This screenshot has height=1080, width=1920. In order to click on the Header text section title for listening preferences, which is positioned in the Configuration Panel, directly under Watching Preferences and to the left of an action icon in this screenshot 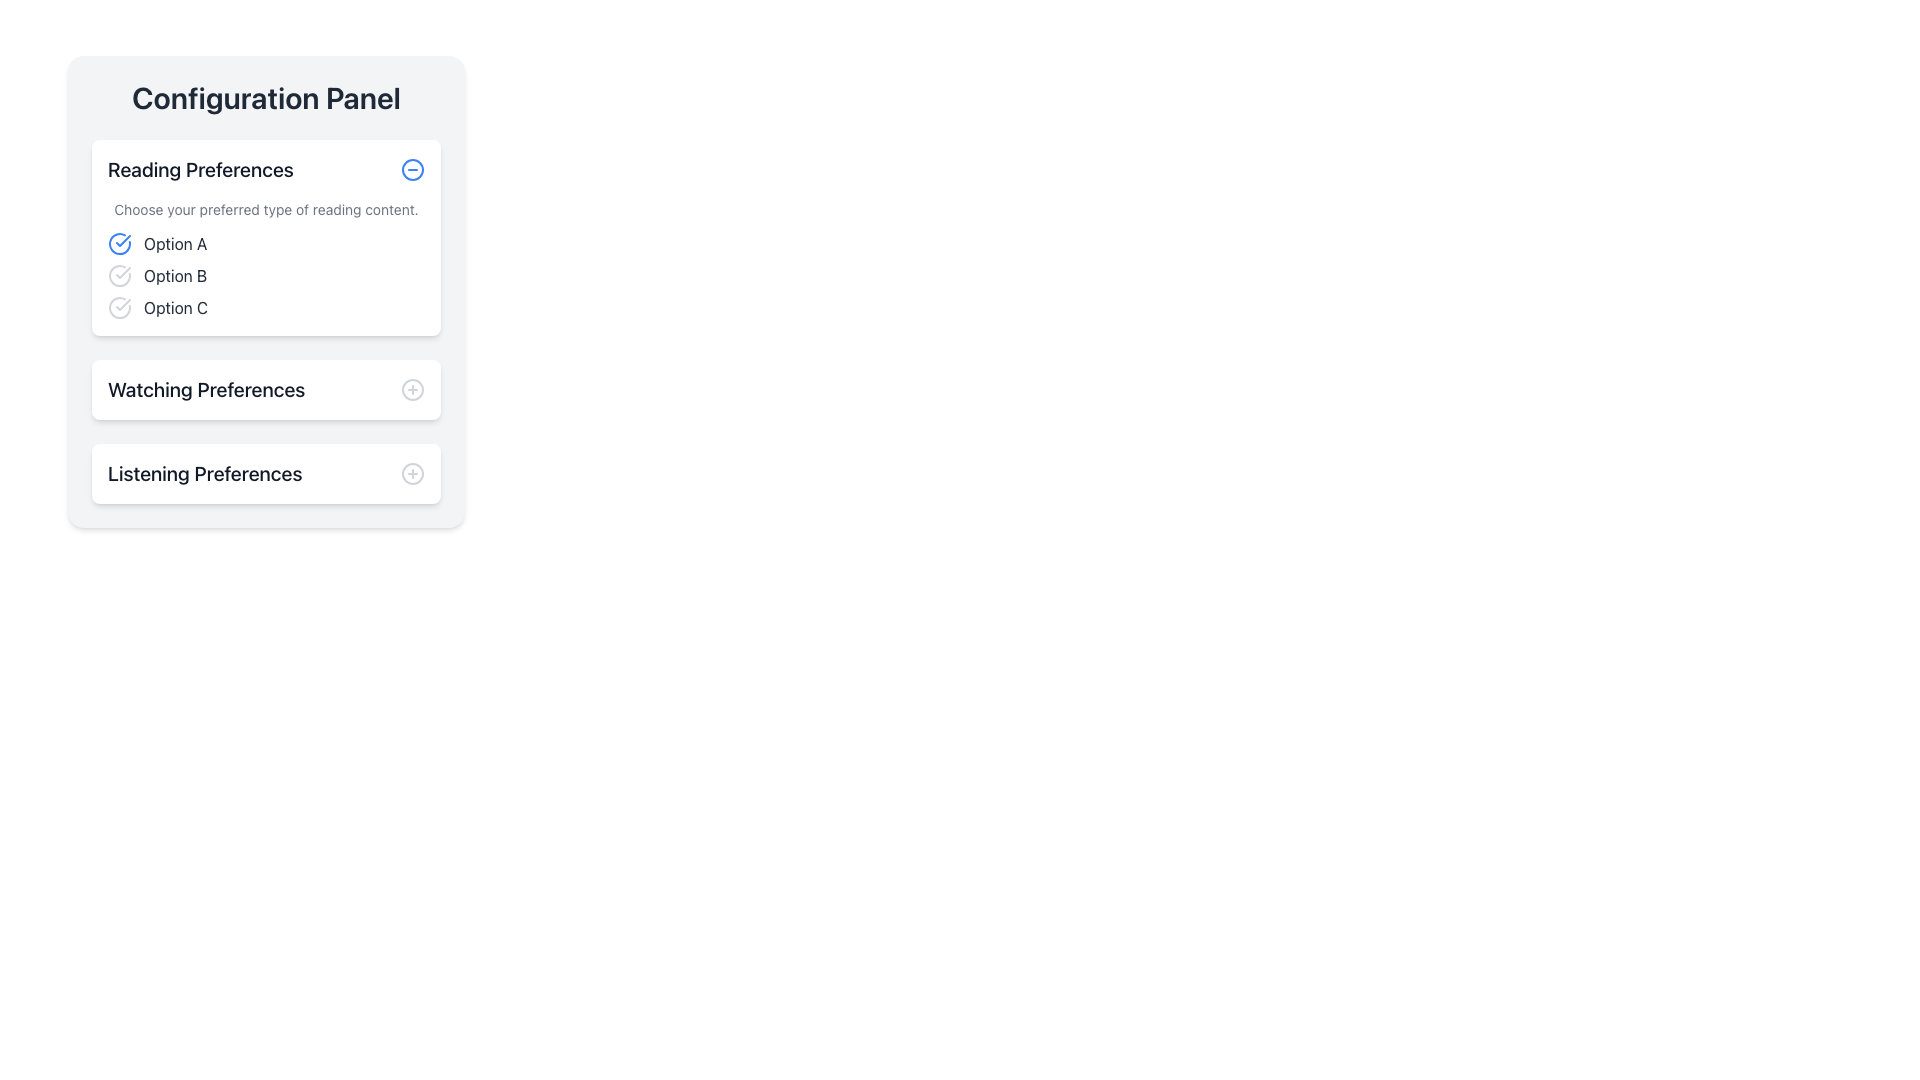, I will do `click(205, 474)`.